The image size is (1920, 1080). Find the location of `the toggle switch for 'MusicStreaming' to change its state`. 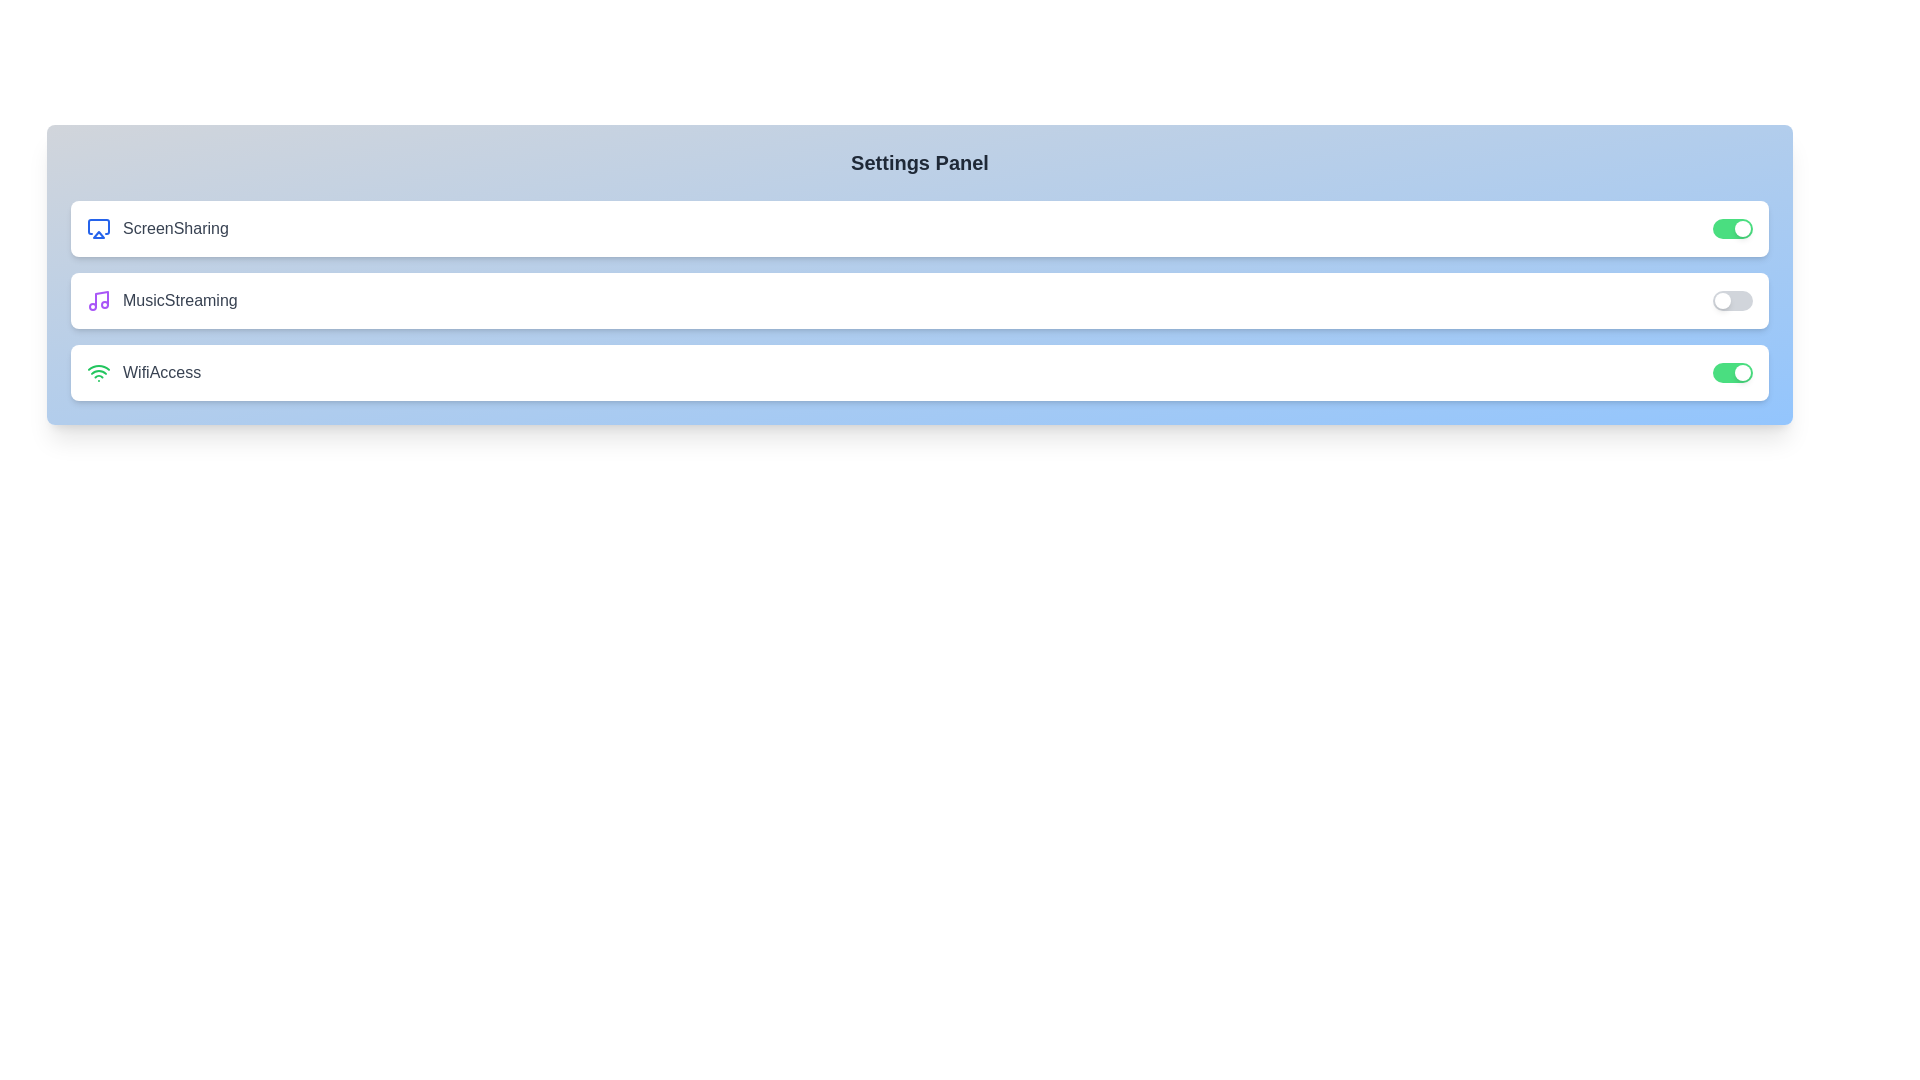

the toggle switch for 'MusicStreaming' to change its state is located at coordinates (1731, 300).